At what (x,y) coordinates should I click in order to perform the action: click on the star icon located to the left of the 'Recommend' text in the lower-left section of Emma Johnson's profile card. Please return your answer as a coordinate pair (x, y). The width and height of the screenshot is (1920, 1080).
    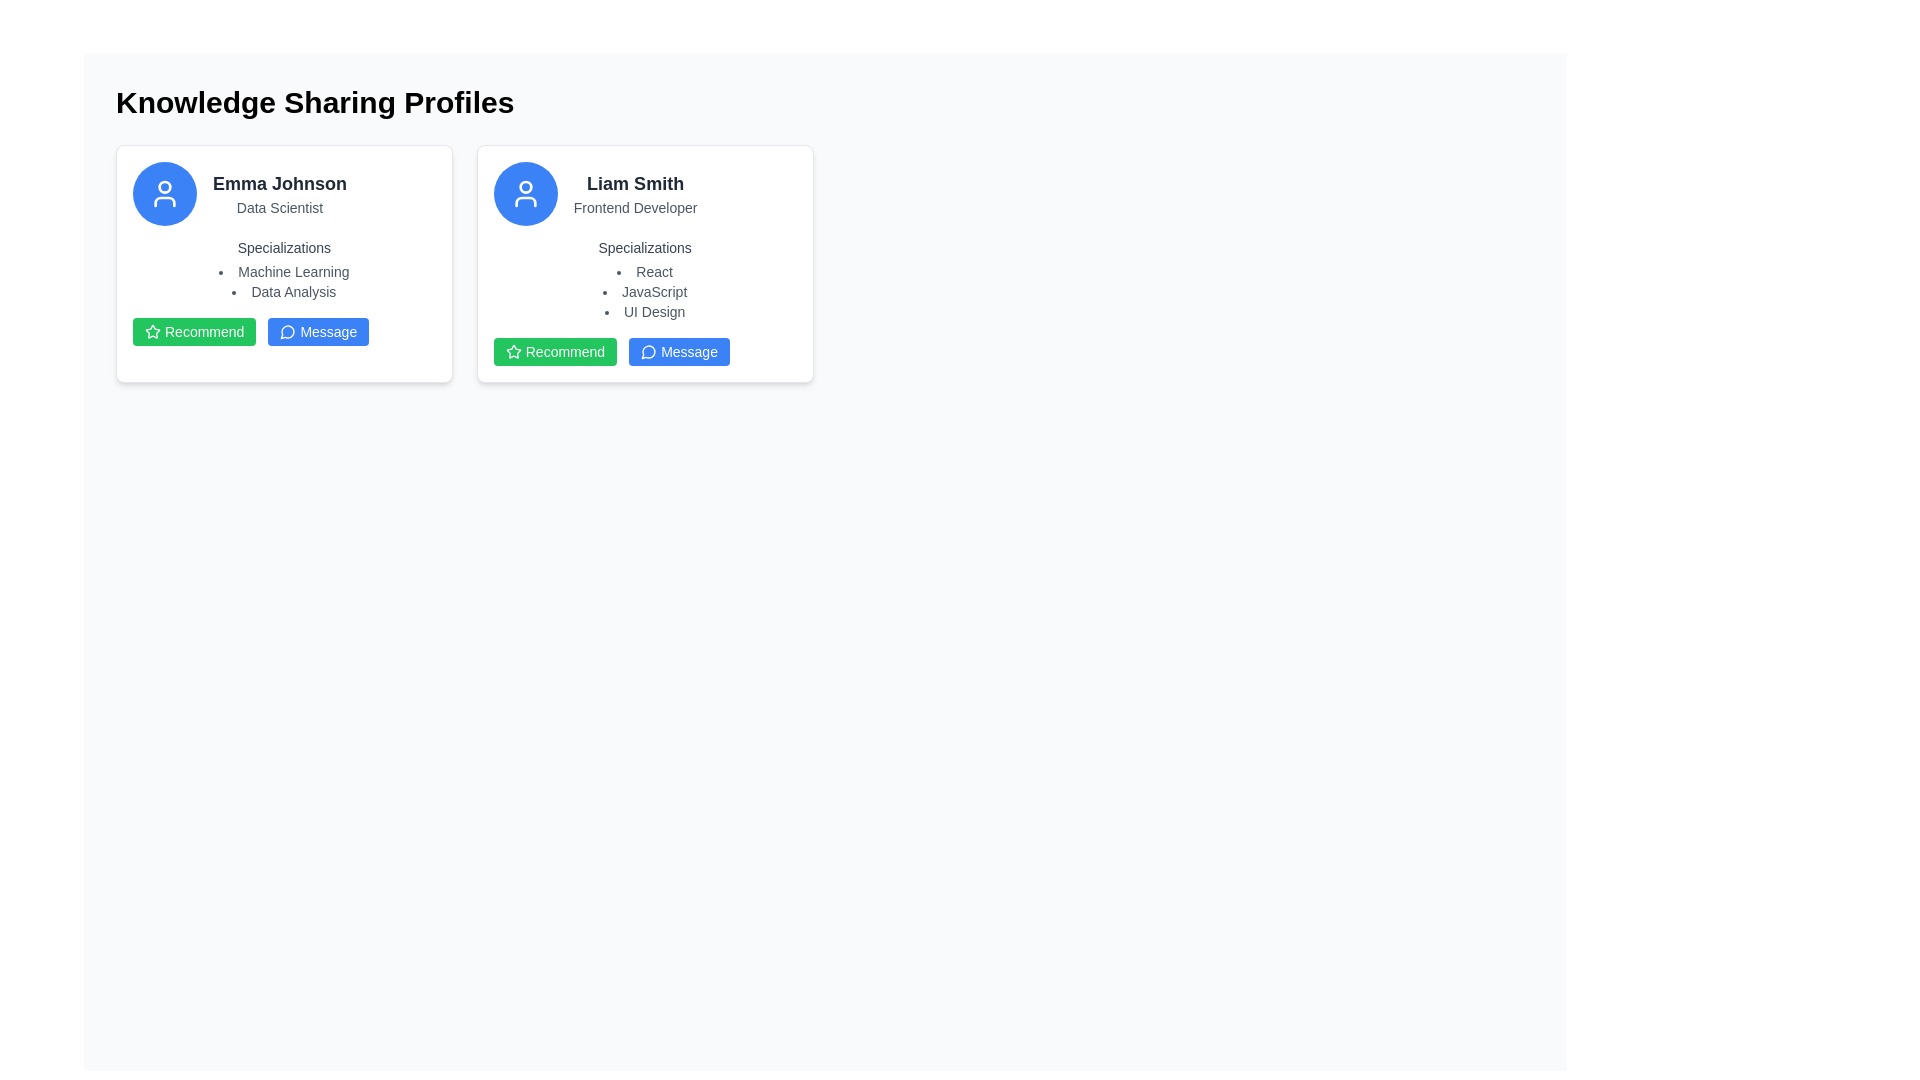
    Looking at the image, I should click on (152, 330).